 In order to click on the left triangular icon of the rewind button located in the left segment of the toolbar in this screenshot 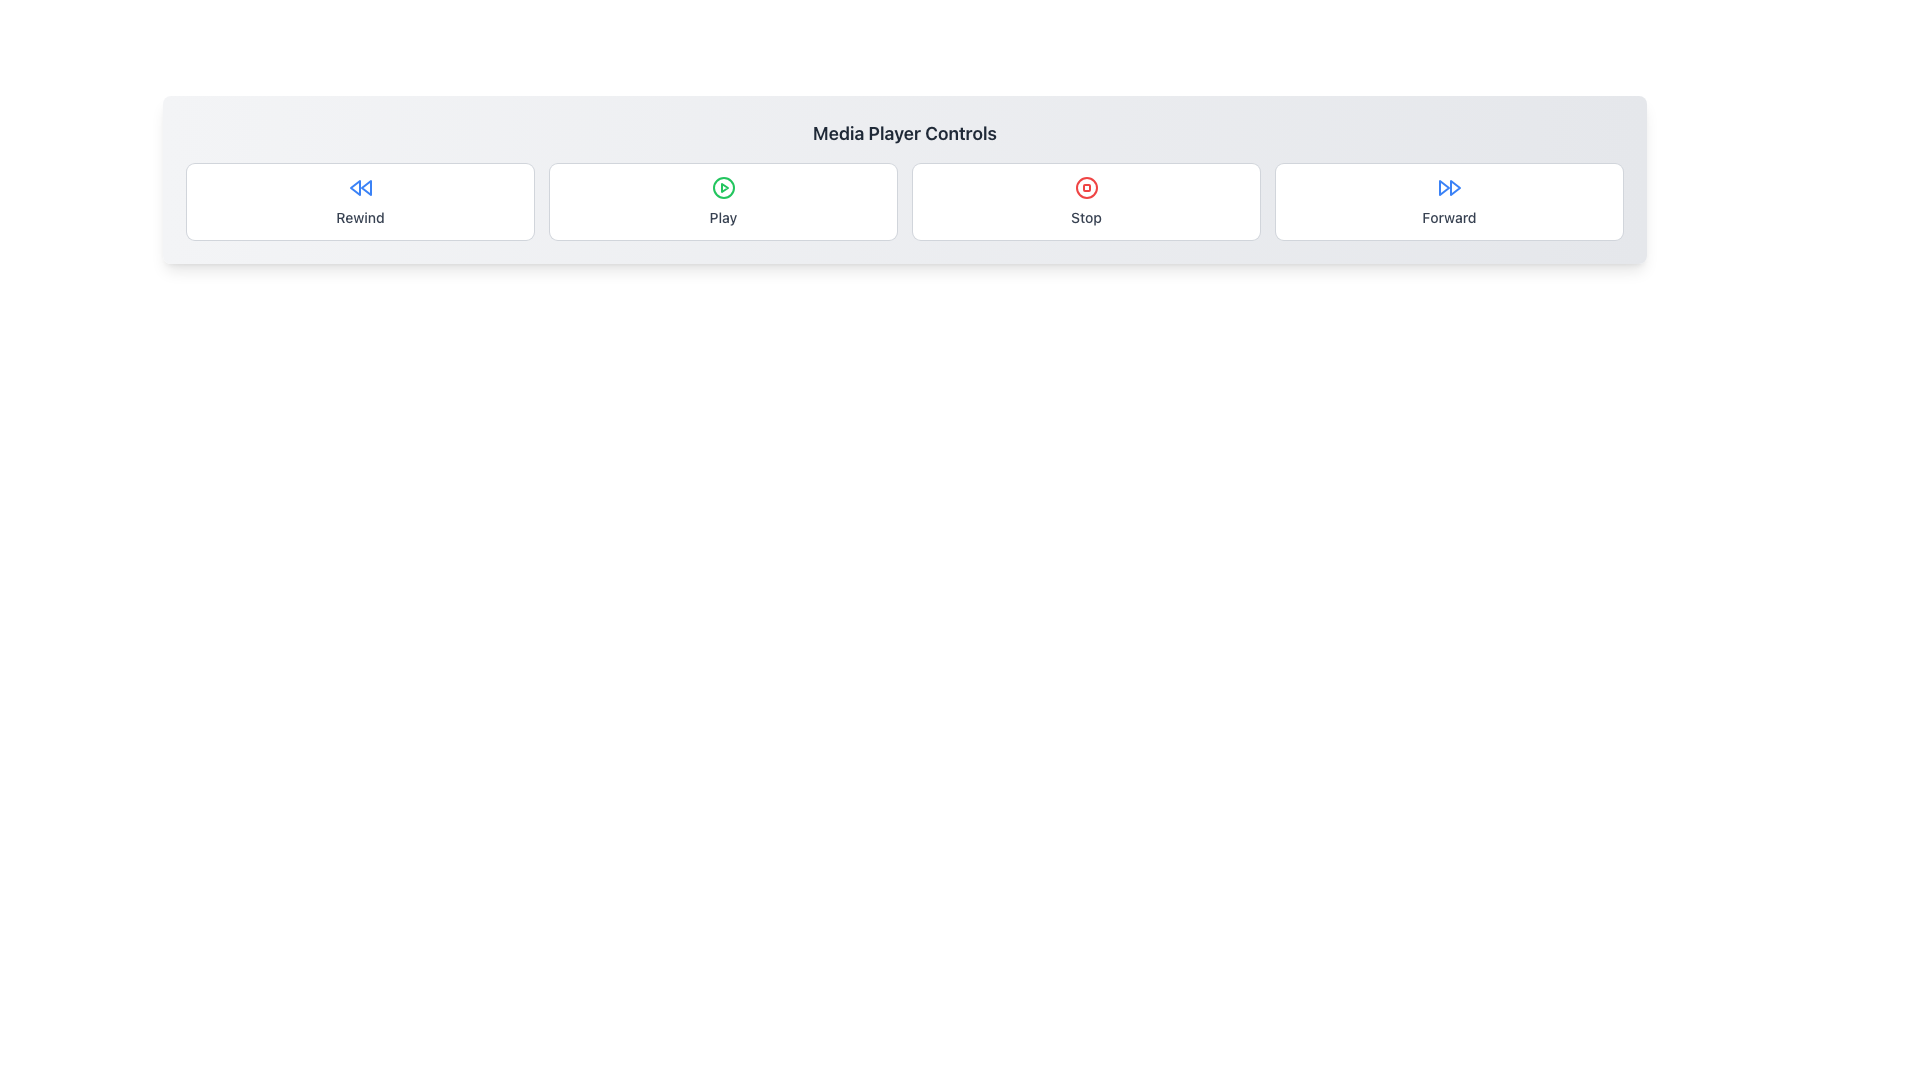, I will do `click(355, 188)`.